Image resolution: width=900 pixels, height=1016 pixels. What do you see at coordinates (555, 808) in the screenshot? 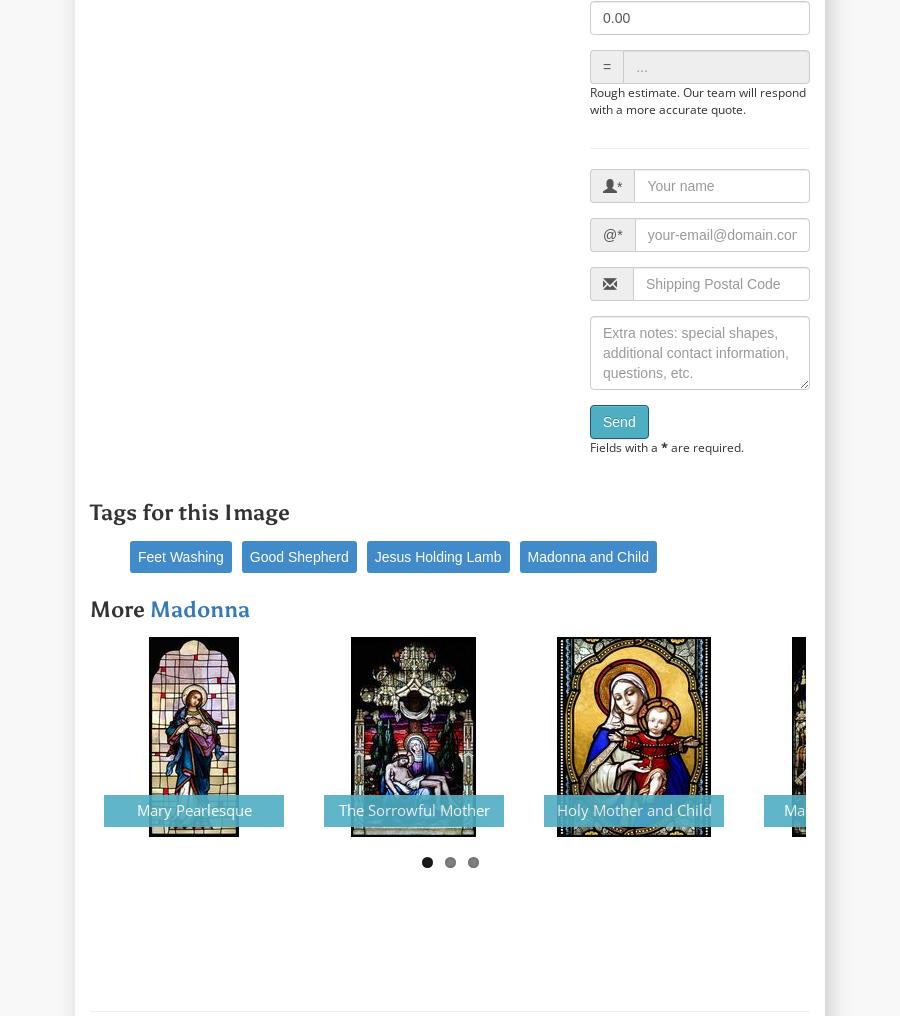
I see `'Holy Mother and Child'` at bounding box center [555, 808].